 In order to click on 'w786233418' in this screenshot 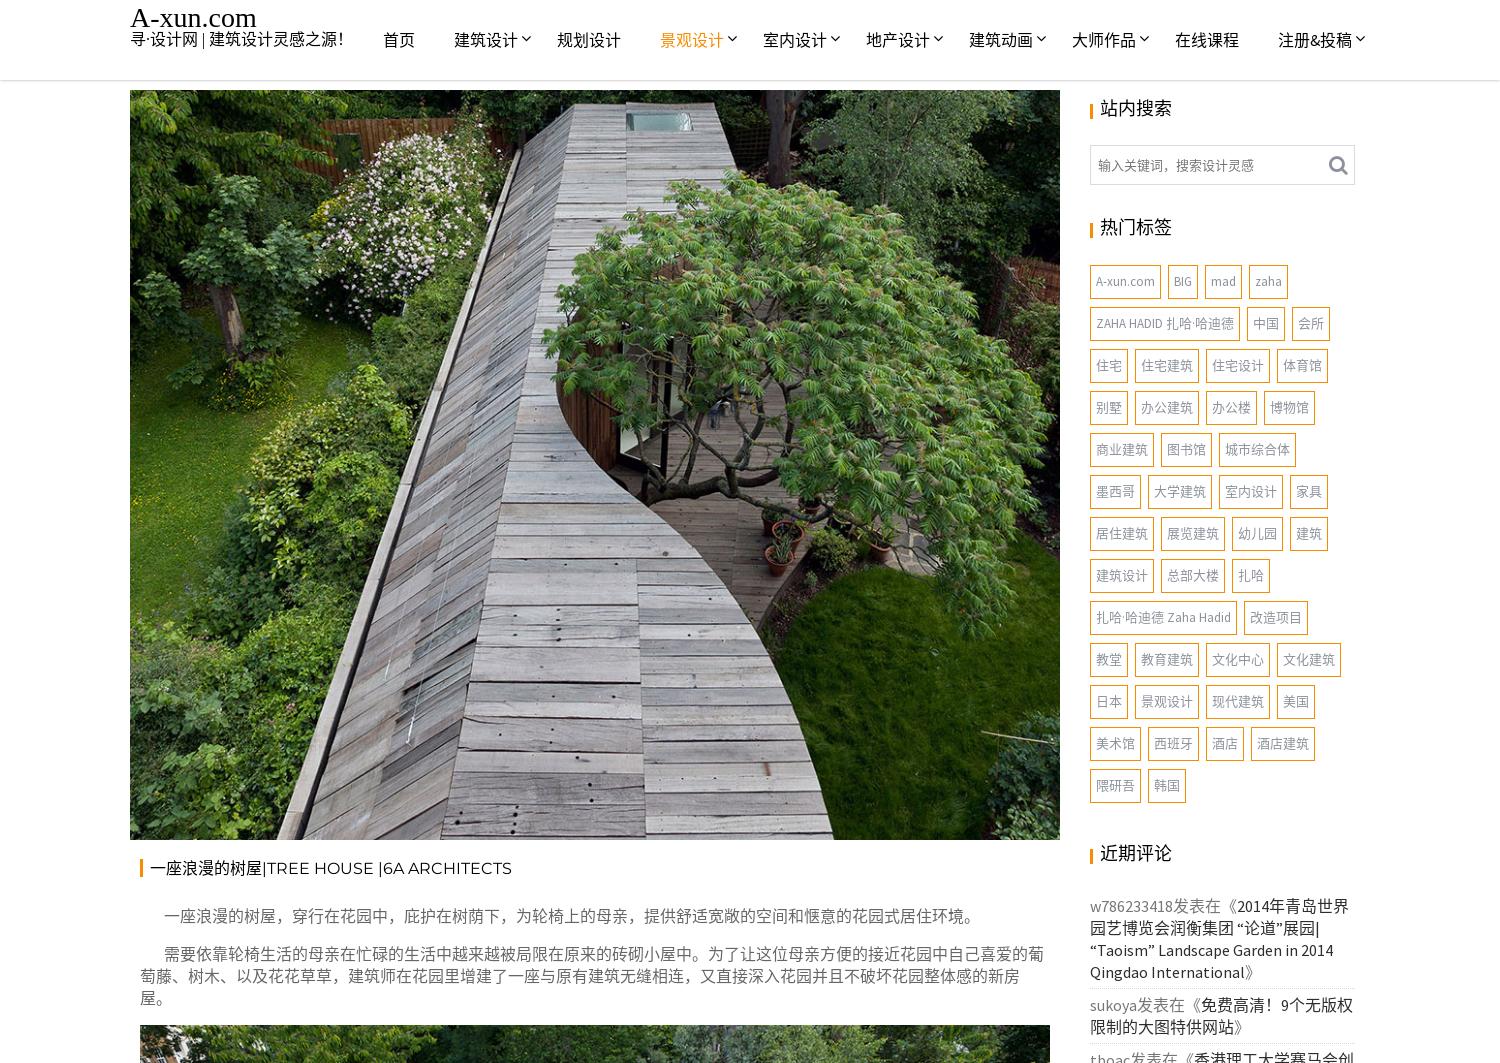, I will do `click(1131, 904)`.